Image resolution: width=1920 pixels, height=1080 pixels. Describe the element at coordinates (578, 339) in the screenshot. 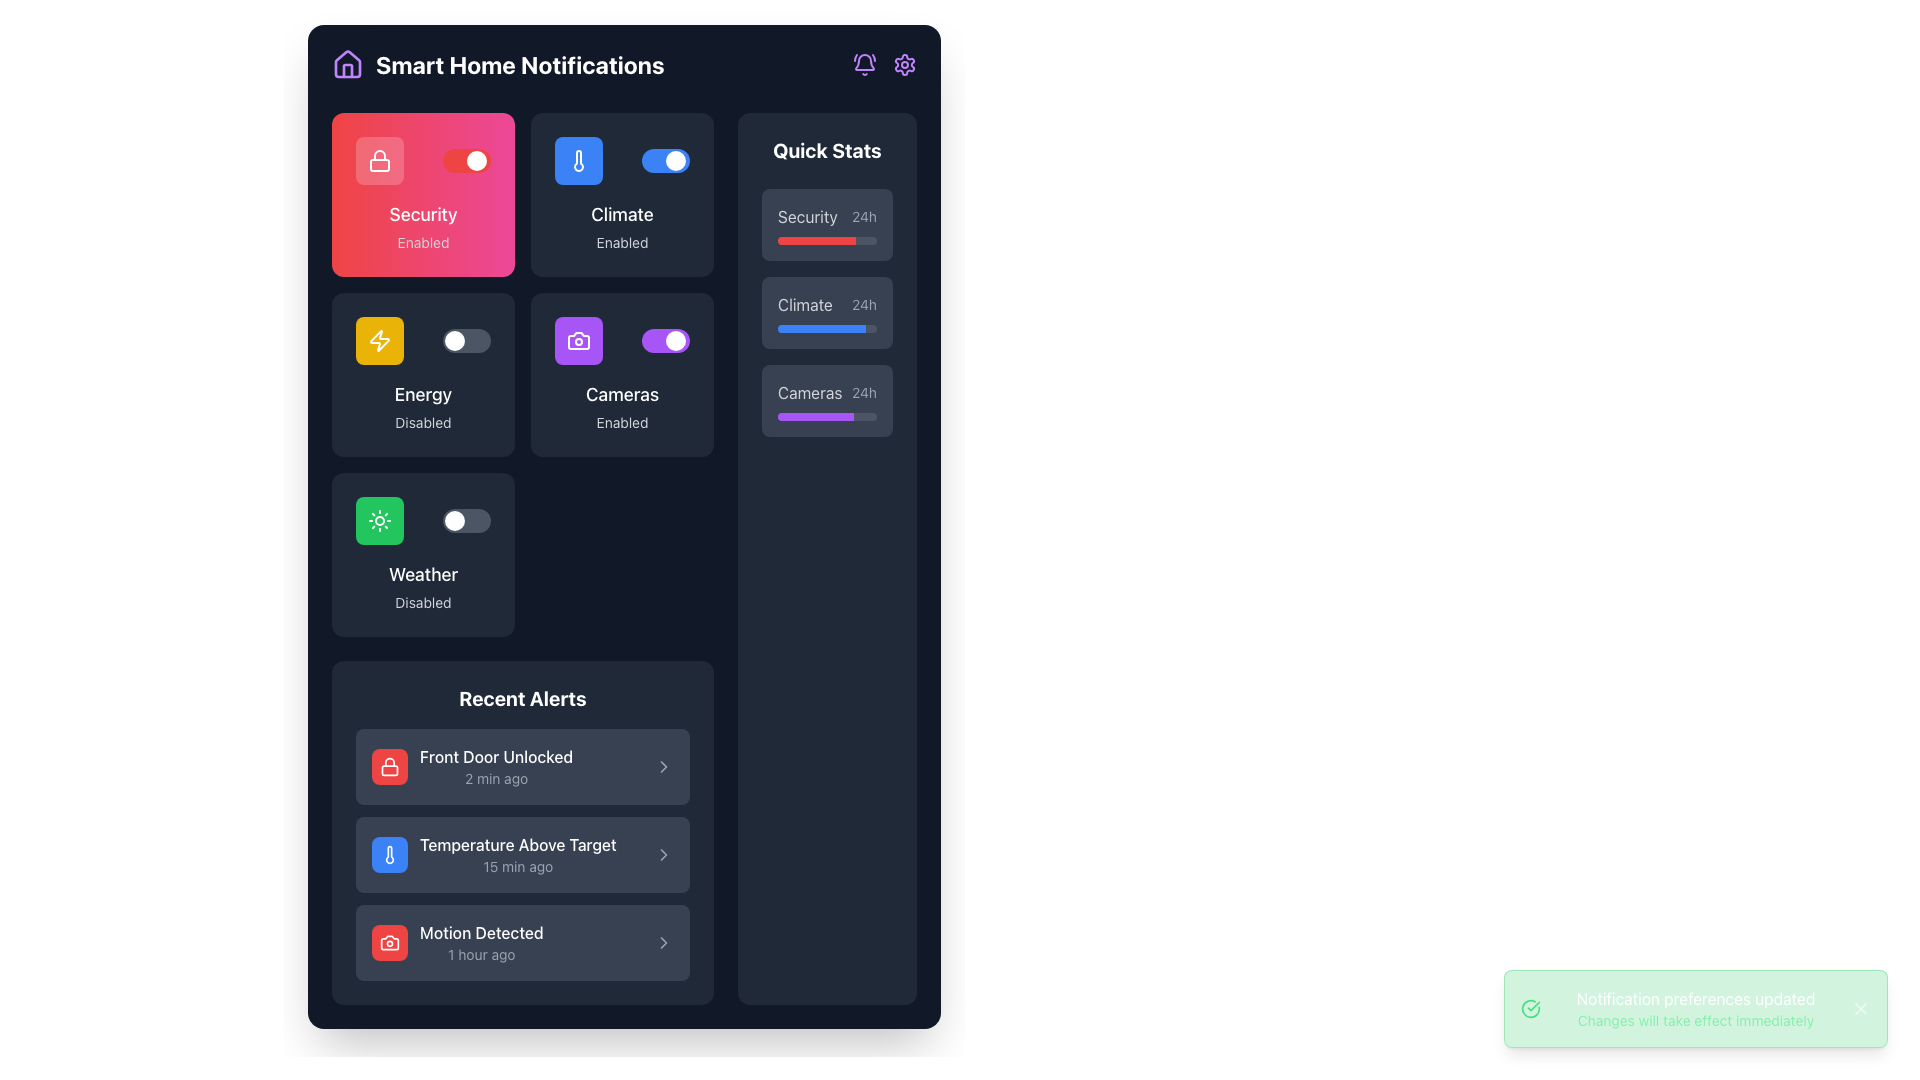

I see `the camera icon located in the control group tile labeled 'Cameras' in the second column of the top row, positioned to the left of the camera toggle switch` at that location.